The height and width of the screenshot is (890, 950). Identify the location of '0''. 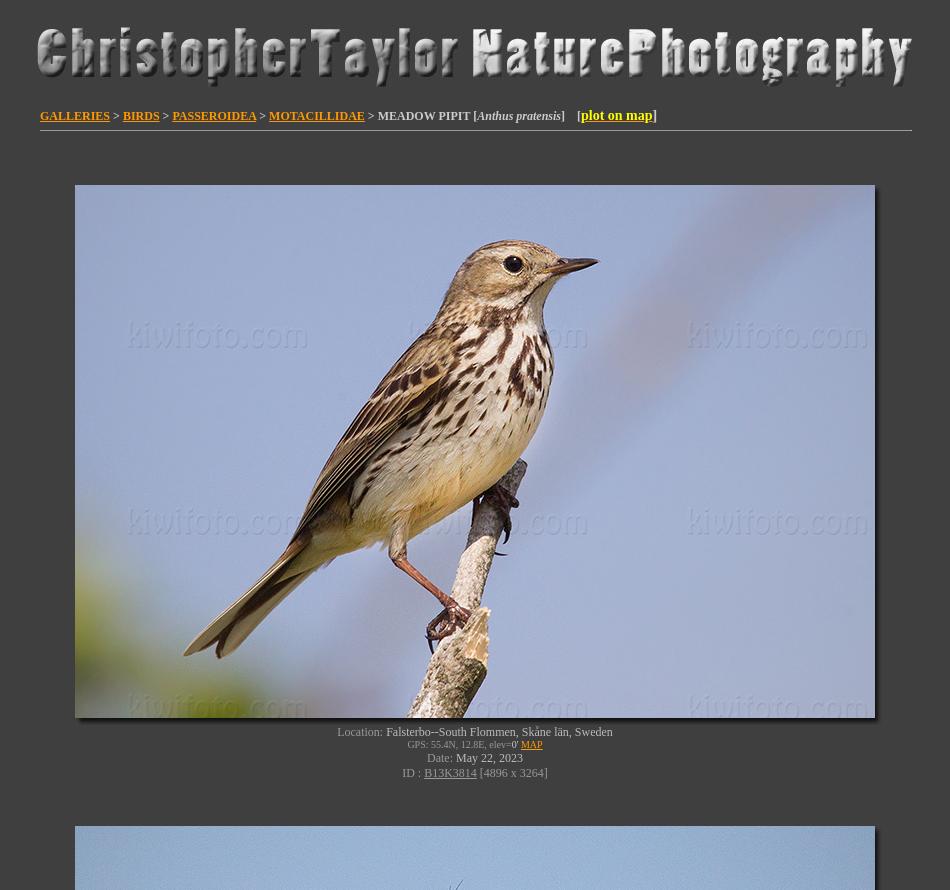
(514, 744).